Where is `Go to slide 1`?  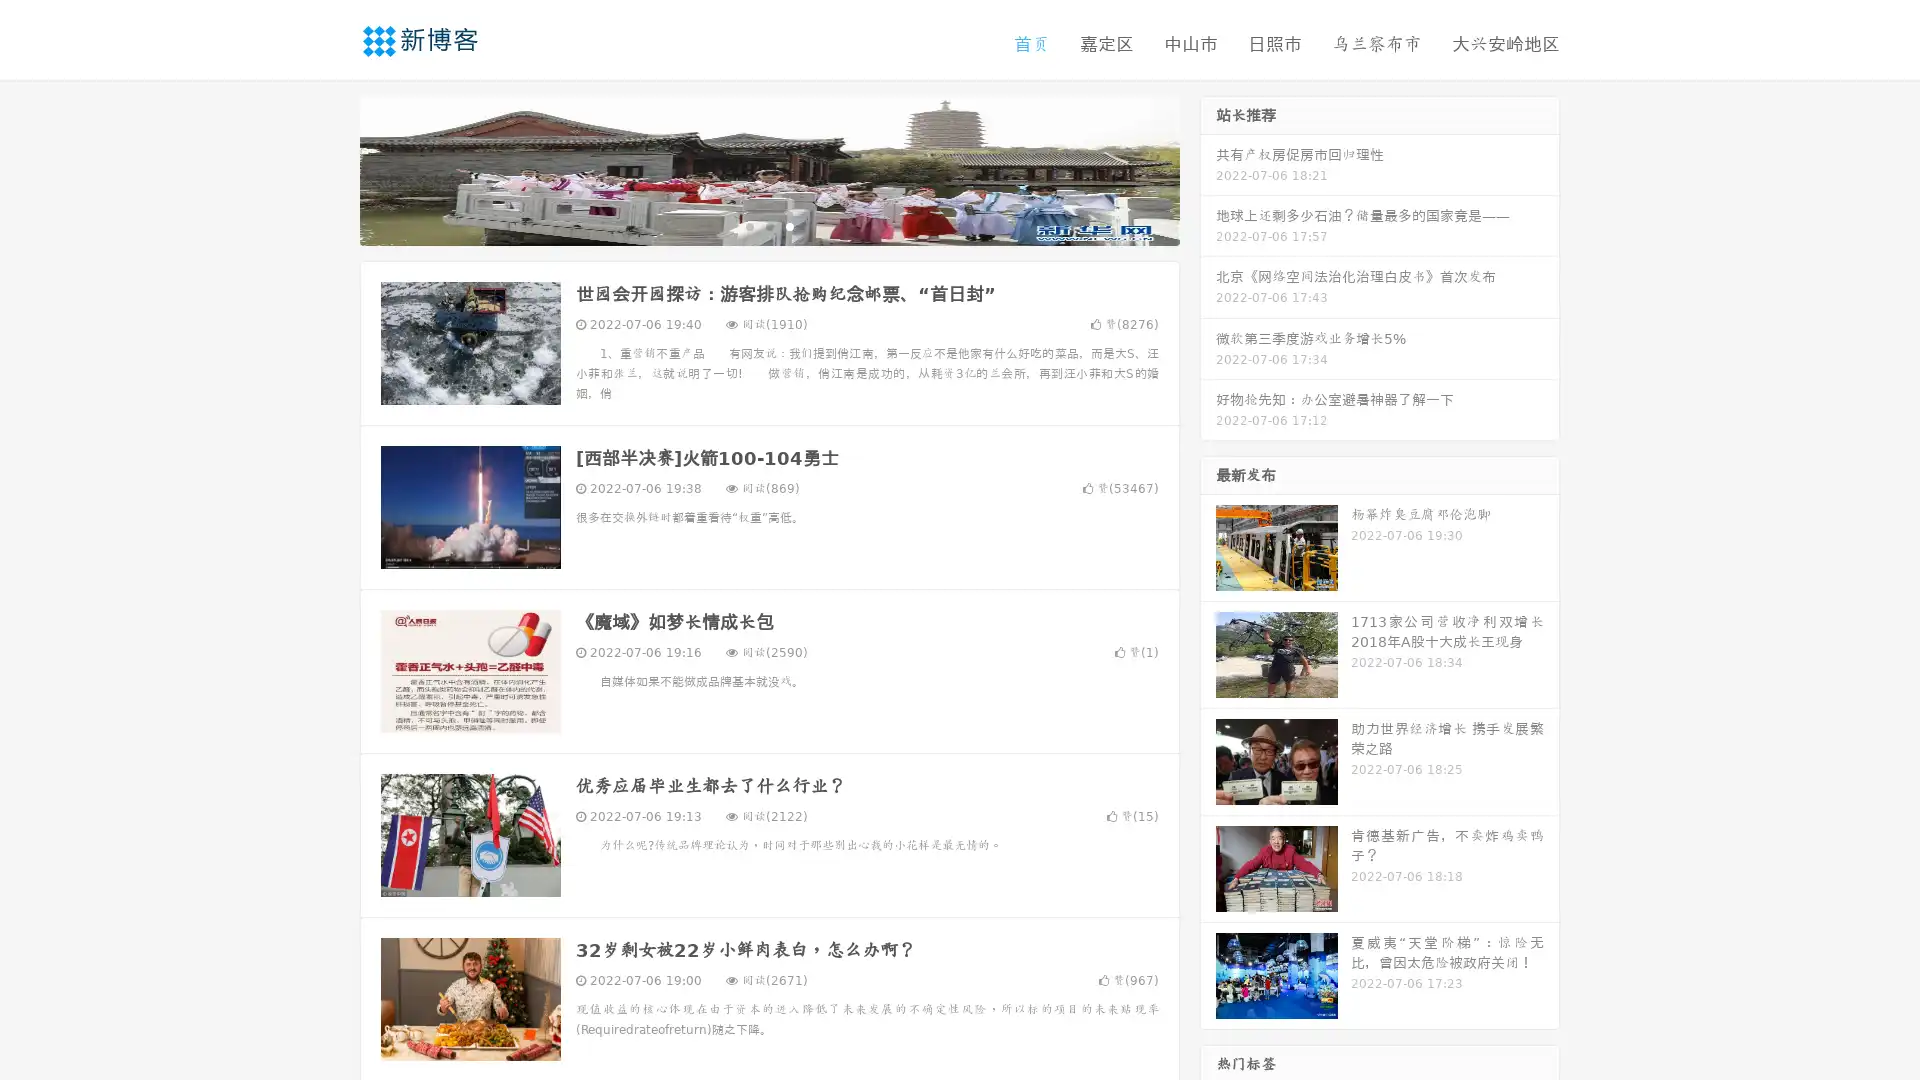 Go to slide 1 is located at coordinates (748, 225).